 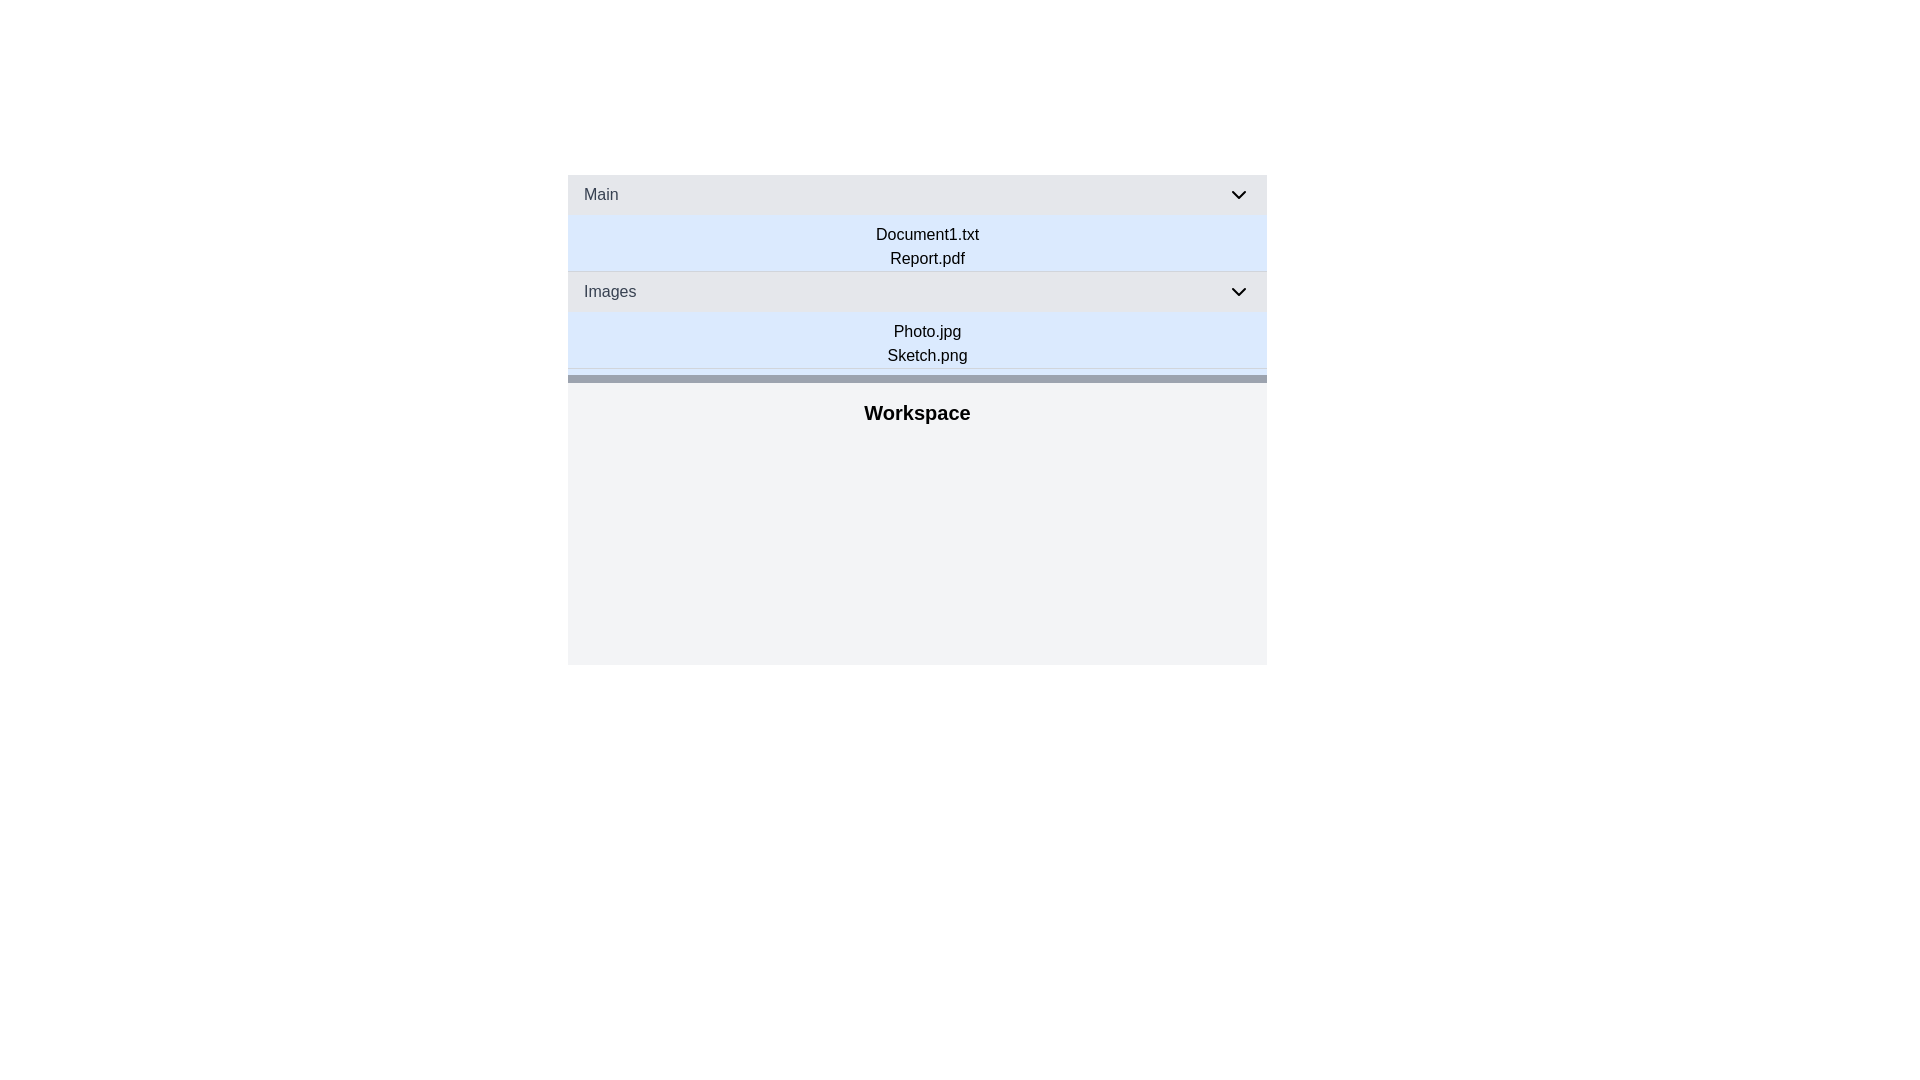 What do you see at coordinates (916, 223) in the screenshot?
I see `the first text list item labeled 'Document1.txt' and 'Report.pdf' under the 'Main' section to show the context menu` at bounding box center [916, 223].